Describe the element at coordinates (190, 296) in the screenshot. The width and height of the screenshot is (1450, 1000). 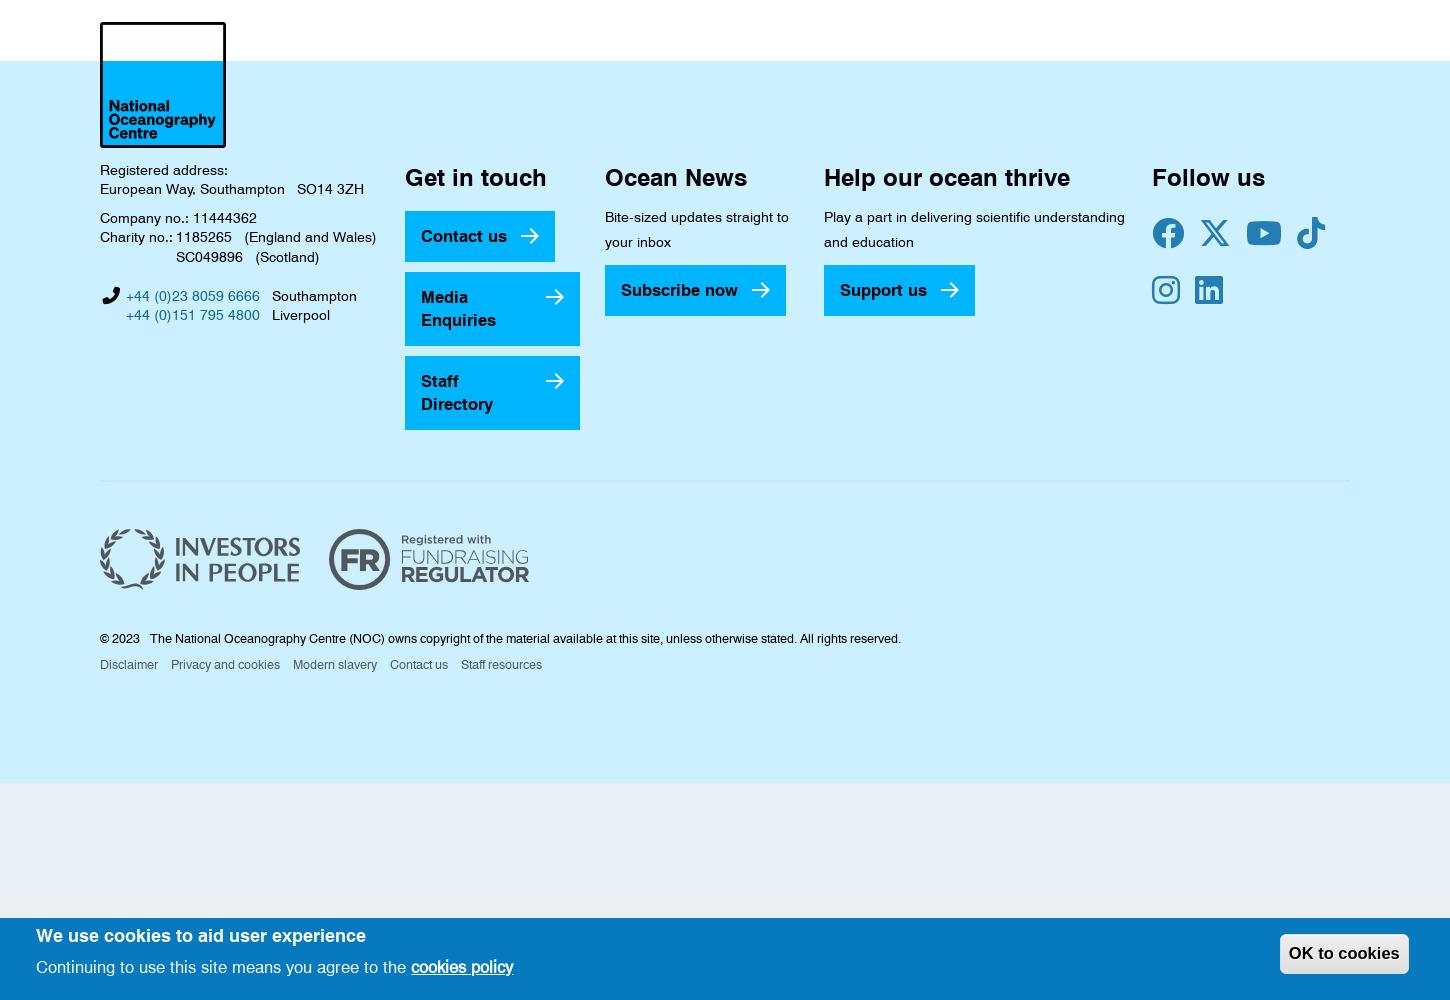
I see `'+44 (0)23 8059 6666'` at that location.